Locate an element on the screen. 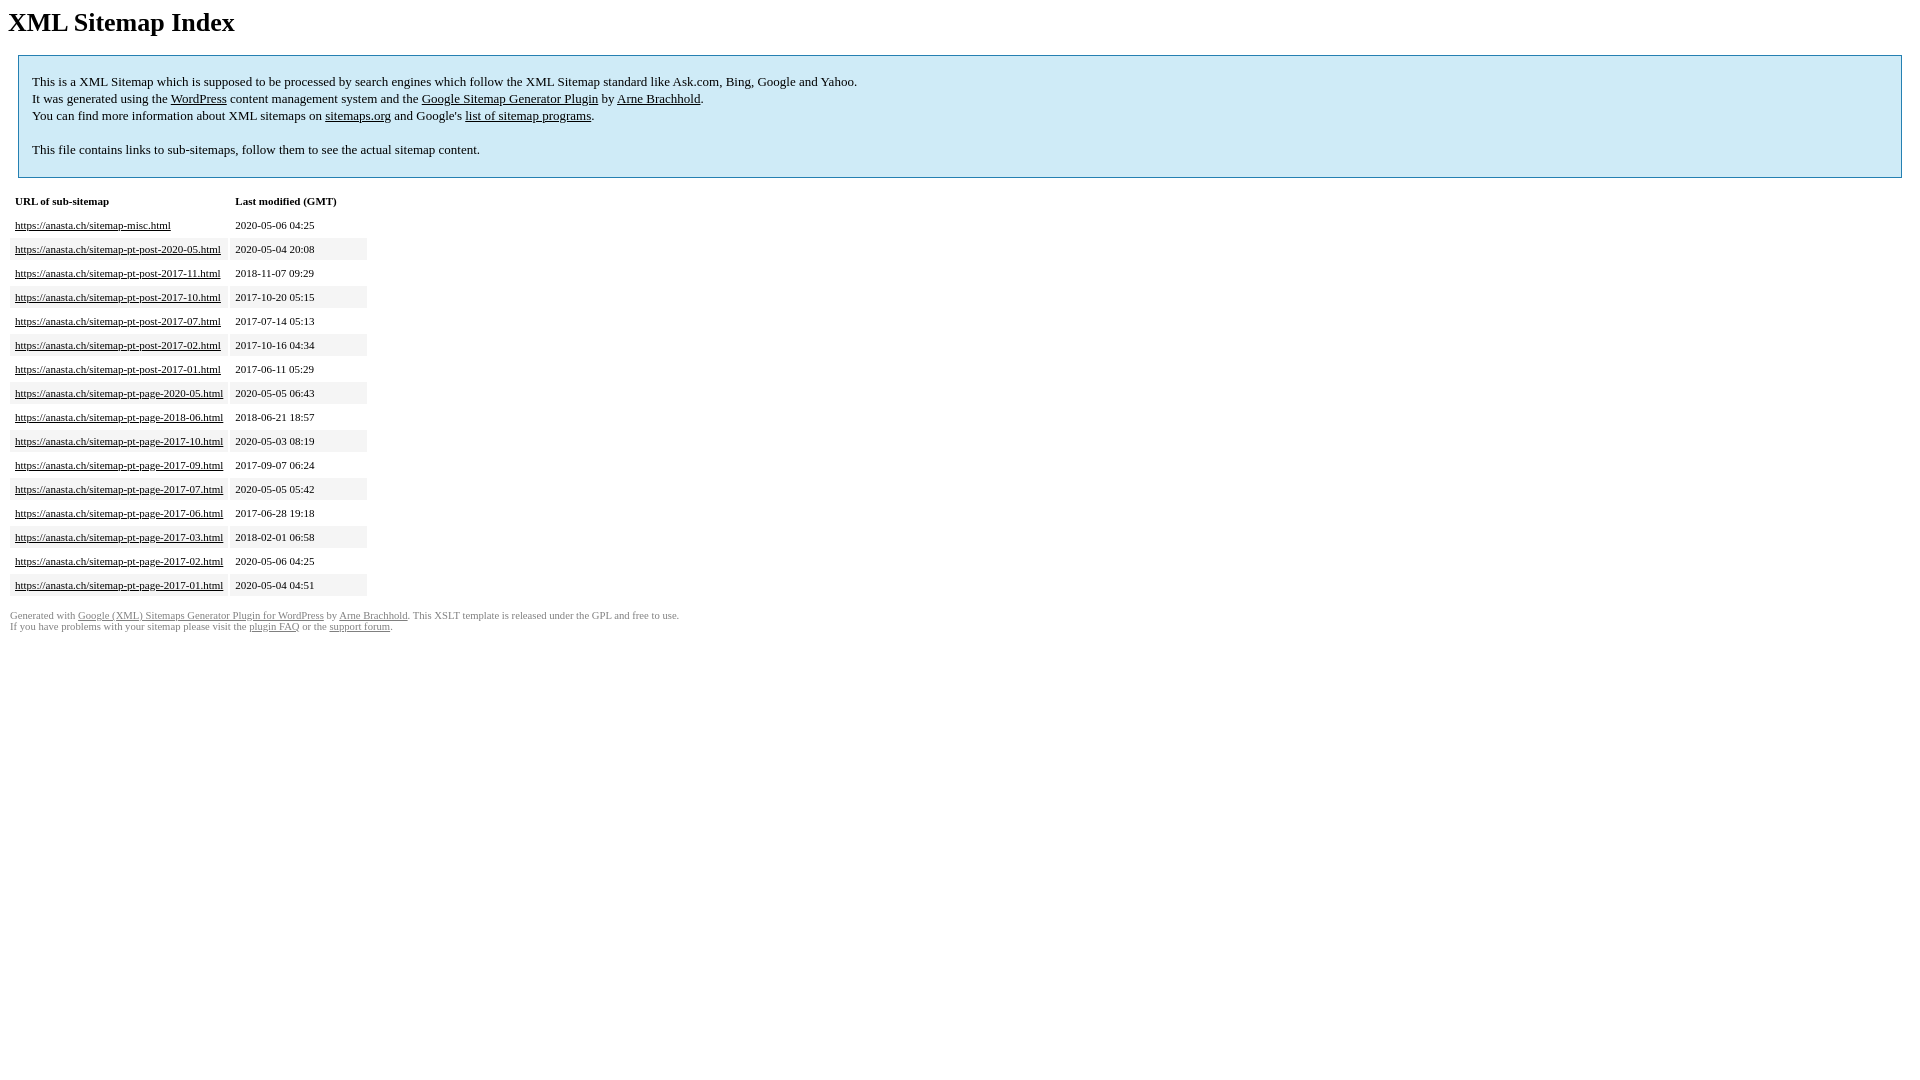 Image resolution: width=1920 pixels, height=1080 pixels. 'https://anasta.ch/sitemap-pt-page-2020-05.html' is located at coordinates (118, 393).